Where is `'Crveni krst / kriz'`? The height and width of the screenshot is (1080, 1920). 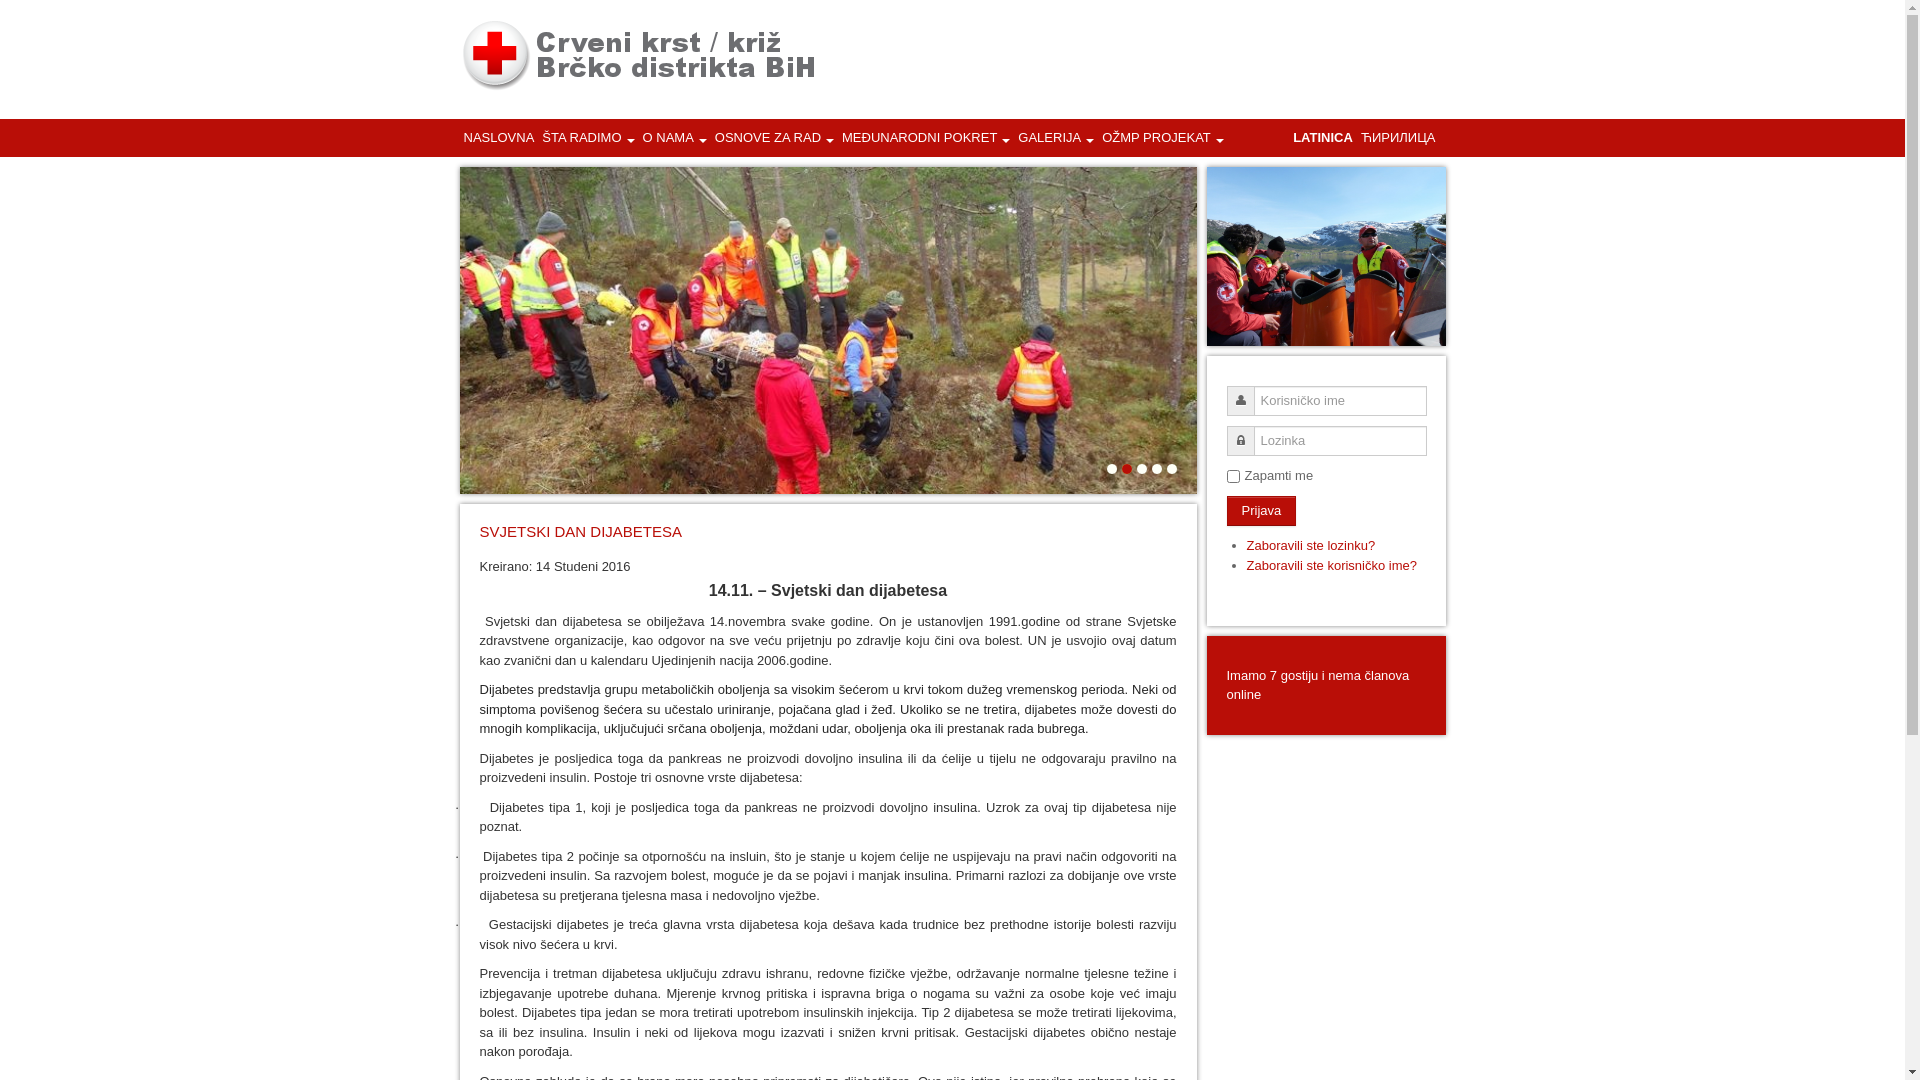
'Crveni krst / kriz' is located at coordinates (637, 55).